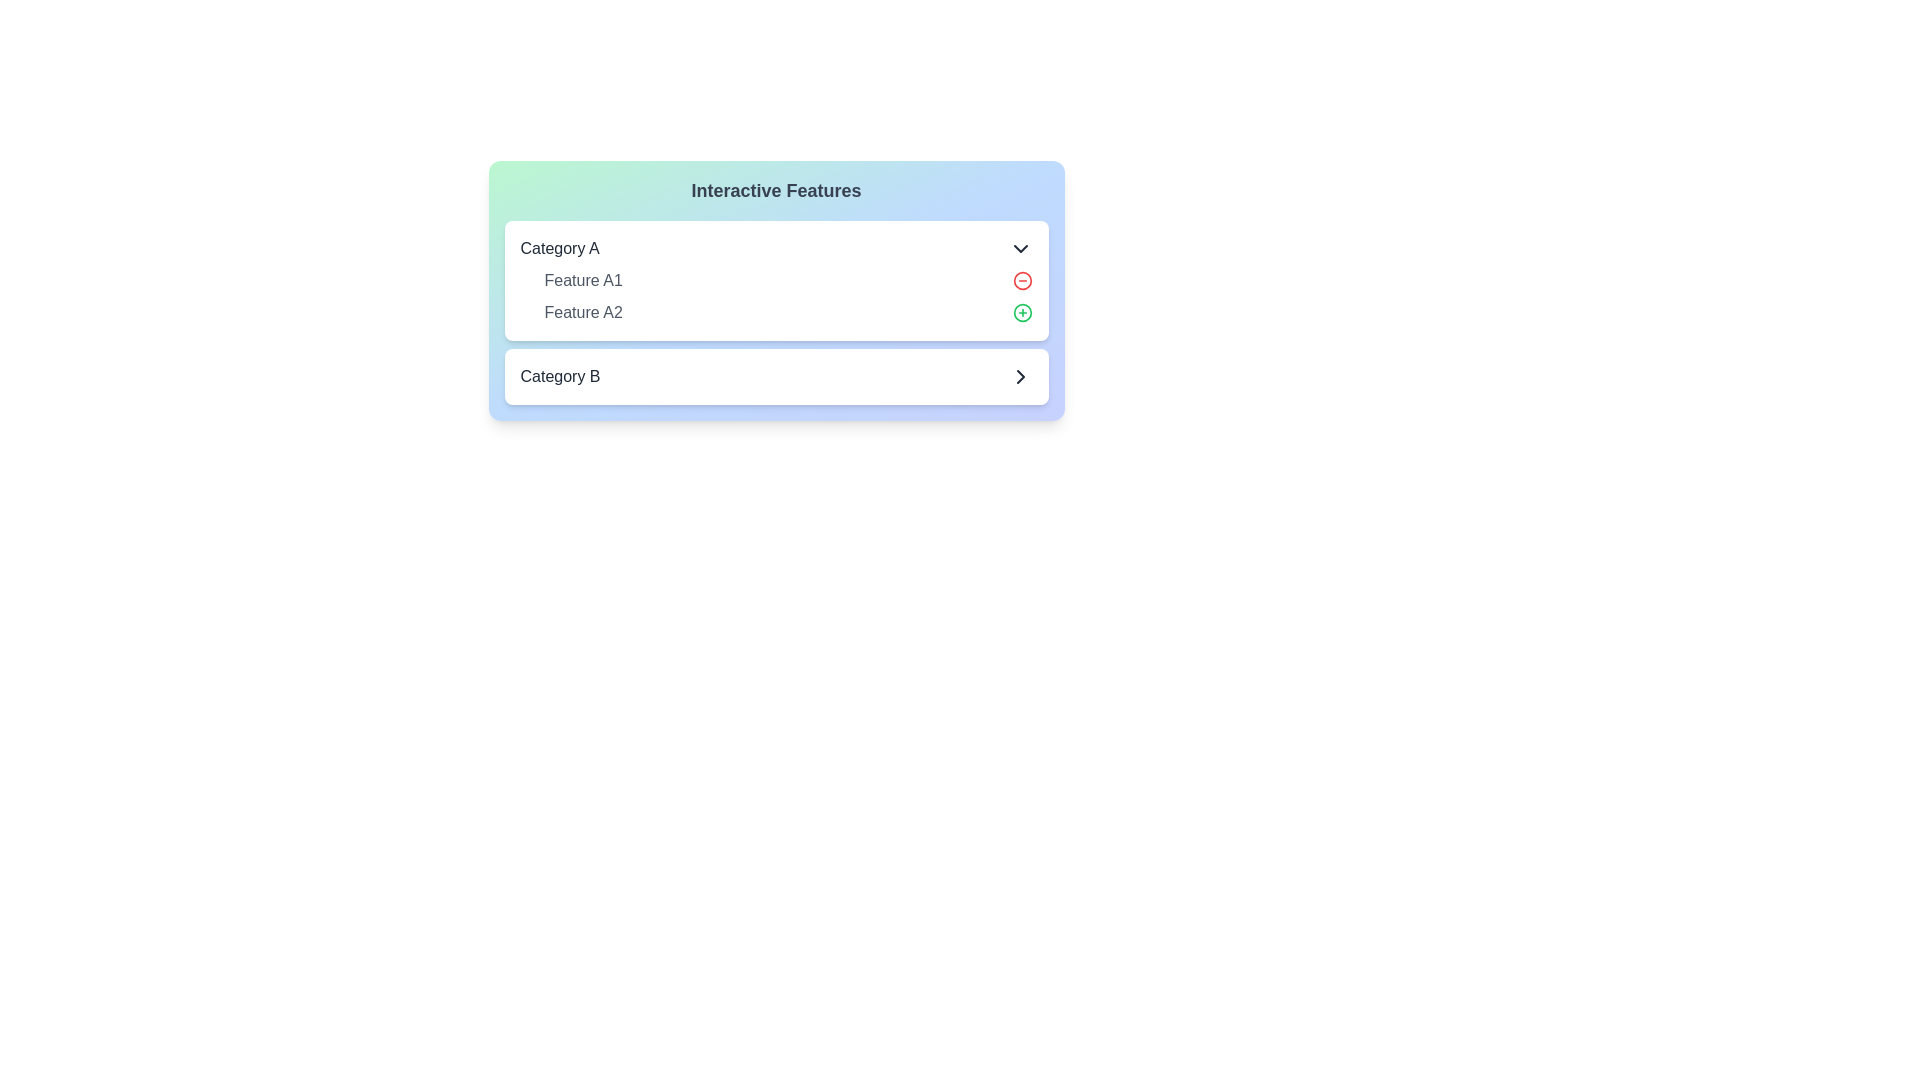 The image size is (1920, 1080). I want to click on the circular green button with a plus sign in the rightmost section of the 'Feature A2' row, so click(1022, 312).